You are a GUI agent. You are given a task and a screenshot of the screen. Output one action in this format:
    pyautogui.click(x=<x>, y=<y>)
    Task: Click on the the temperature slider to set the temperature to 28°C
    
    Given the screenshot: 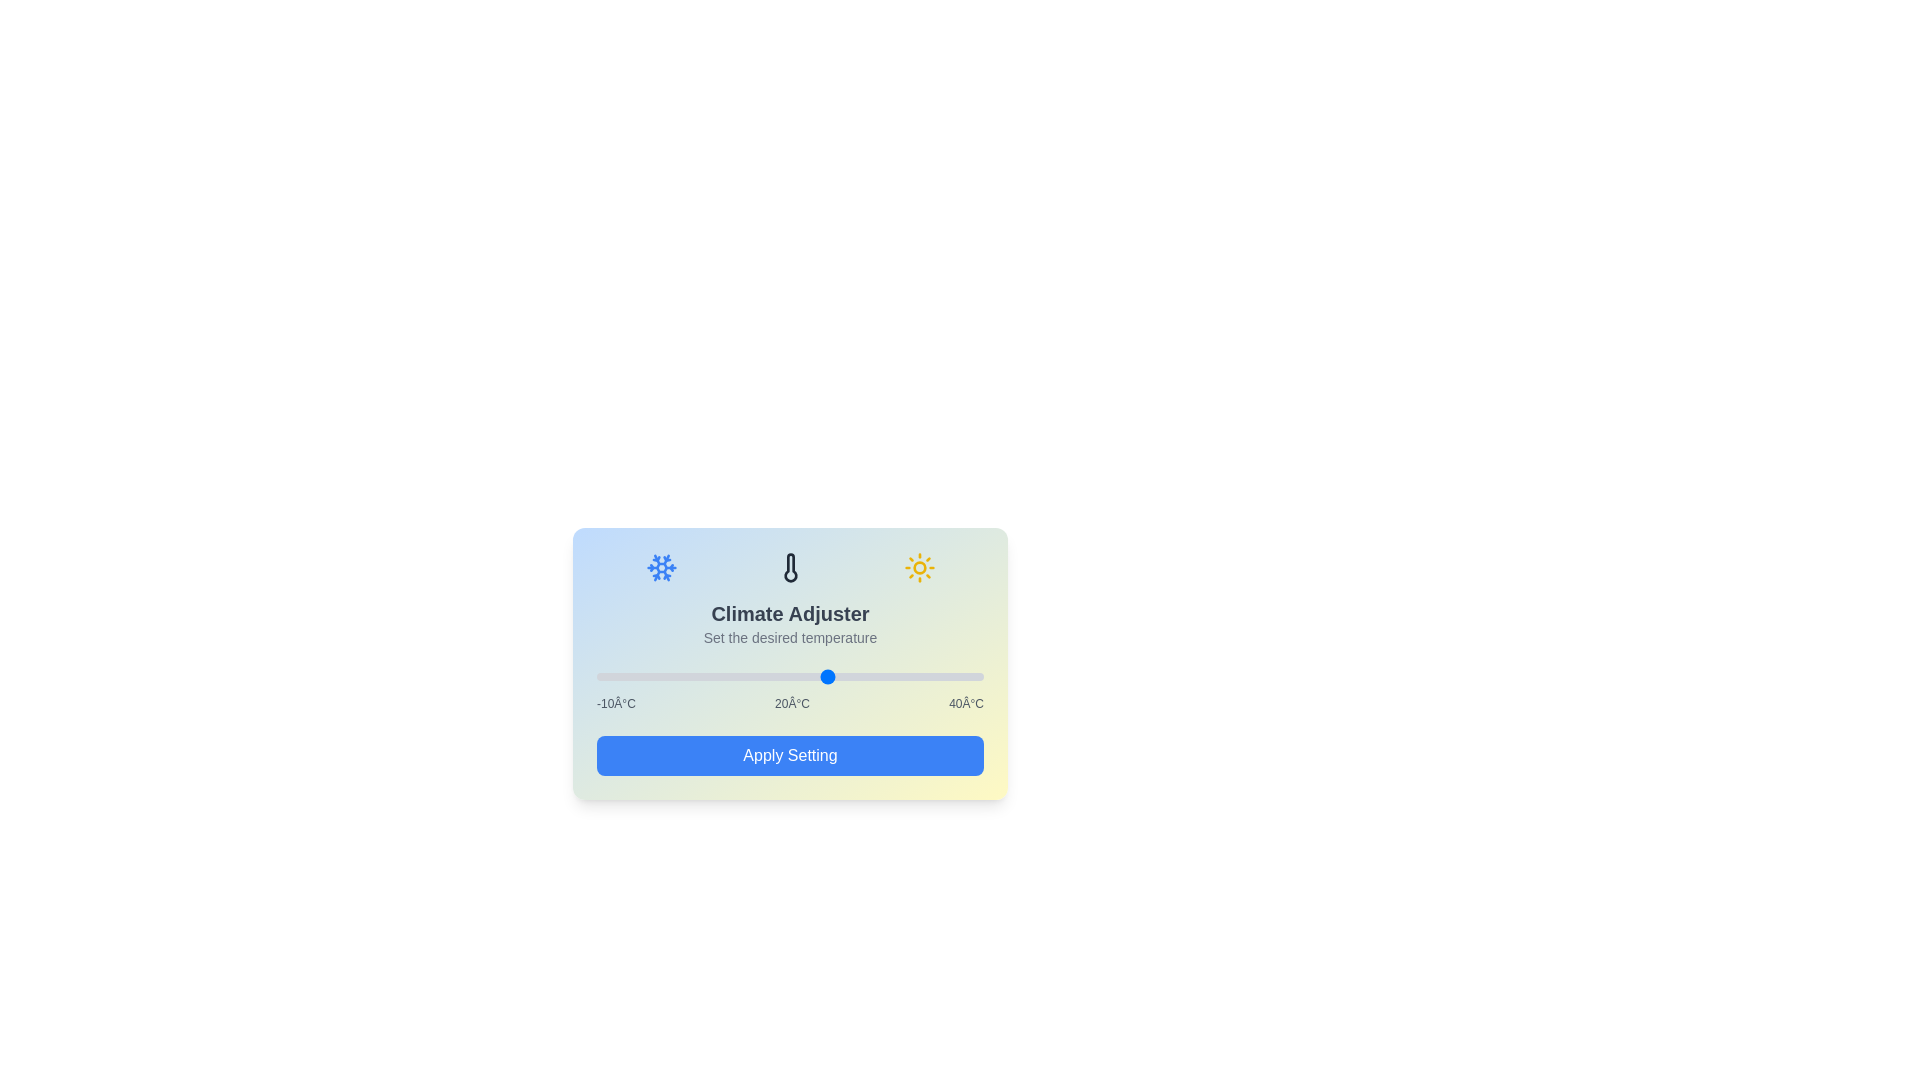 What is the action you would take?
    pyautogui.click(x=890, y=676)
    